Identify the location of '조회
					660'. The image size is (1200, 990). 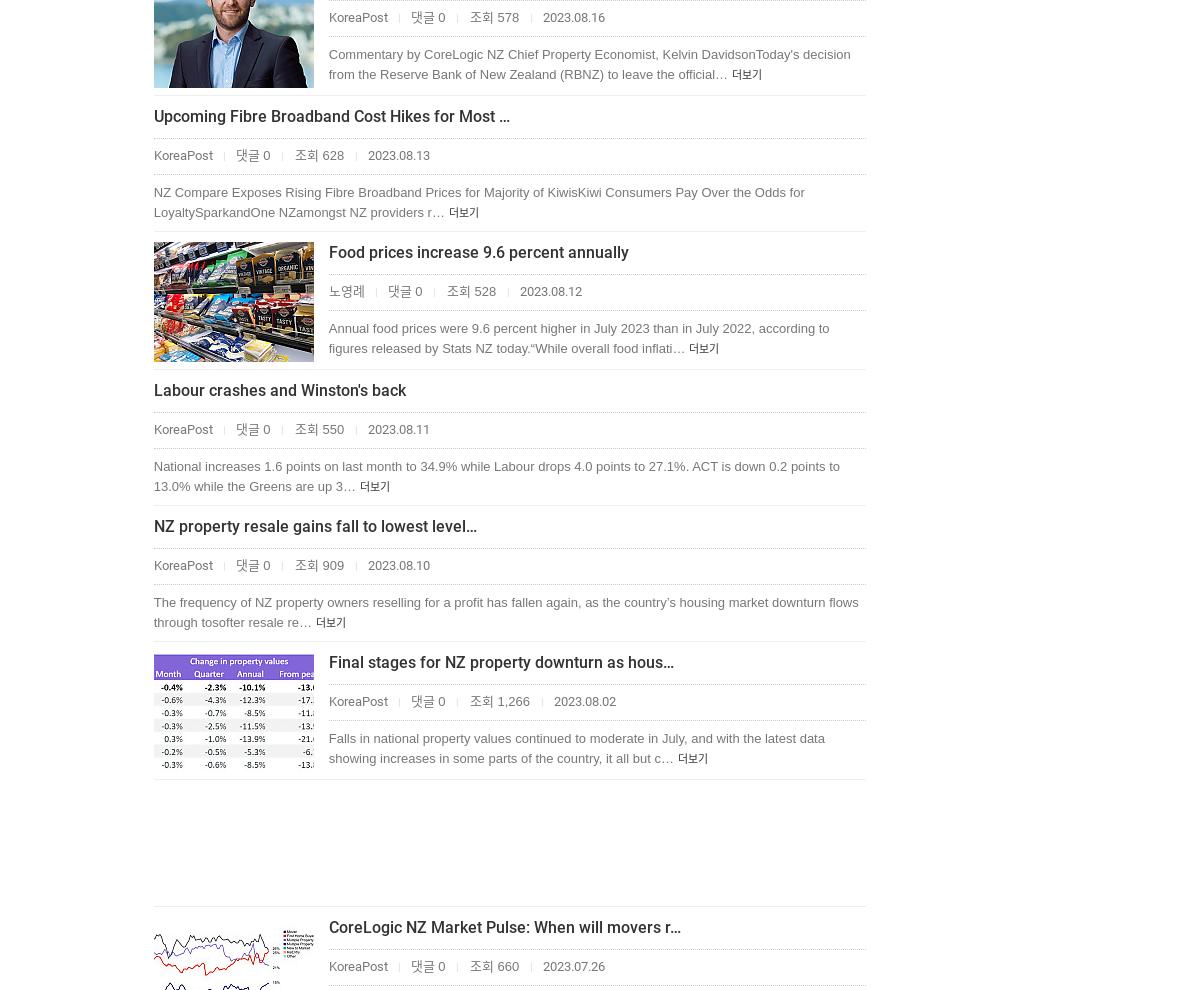
(493, 966).